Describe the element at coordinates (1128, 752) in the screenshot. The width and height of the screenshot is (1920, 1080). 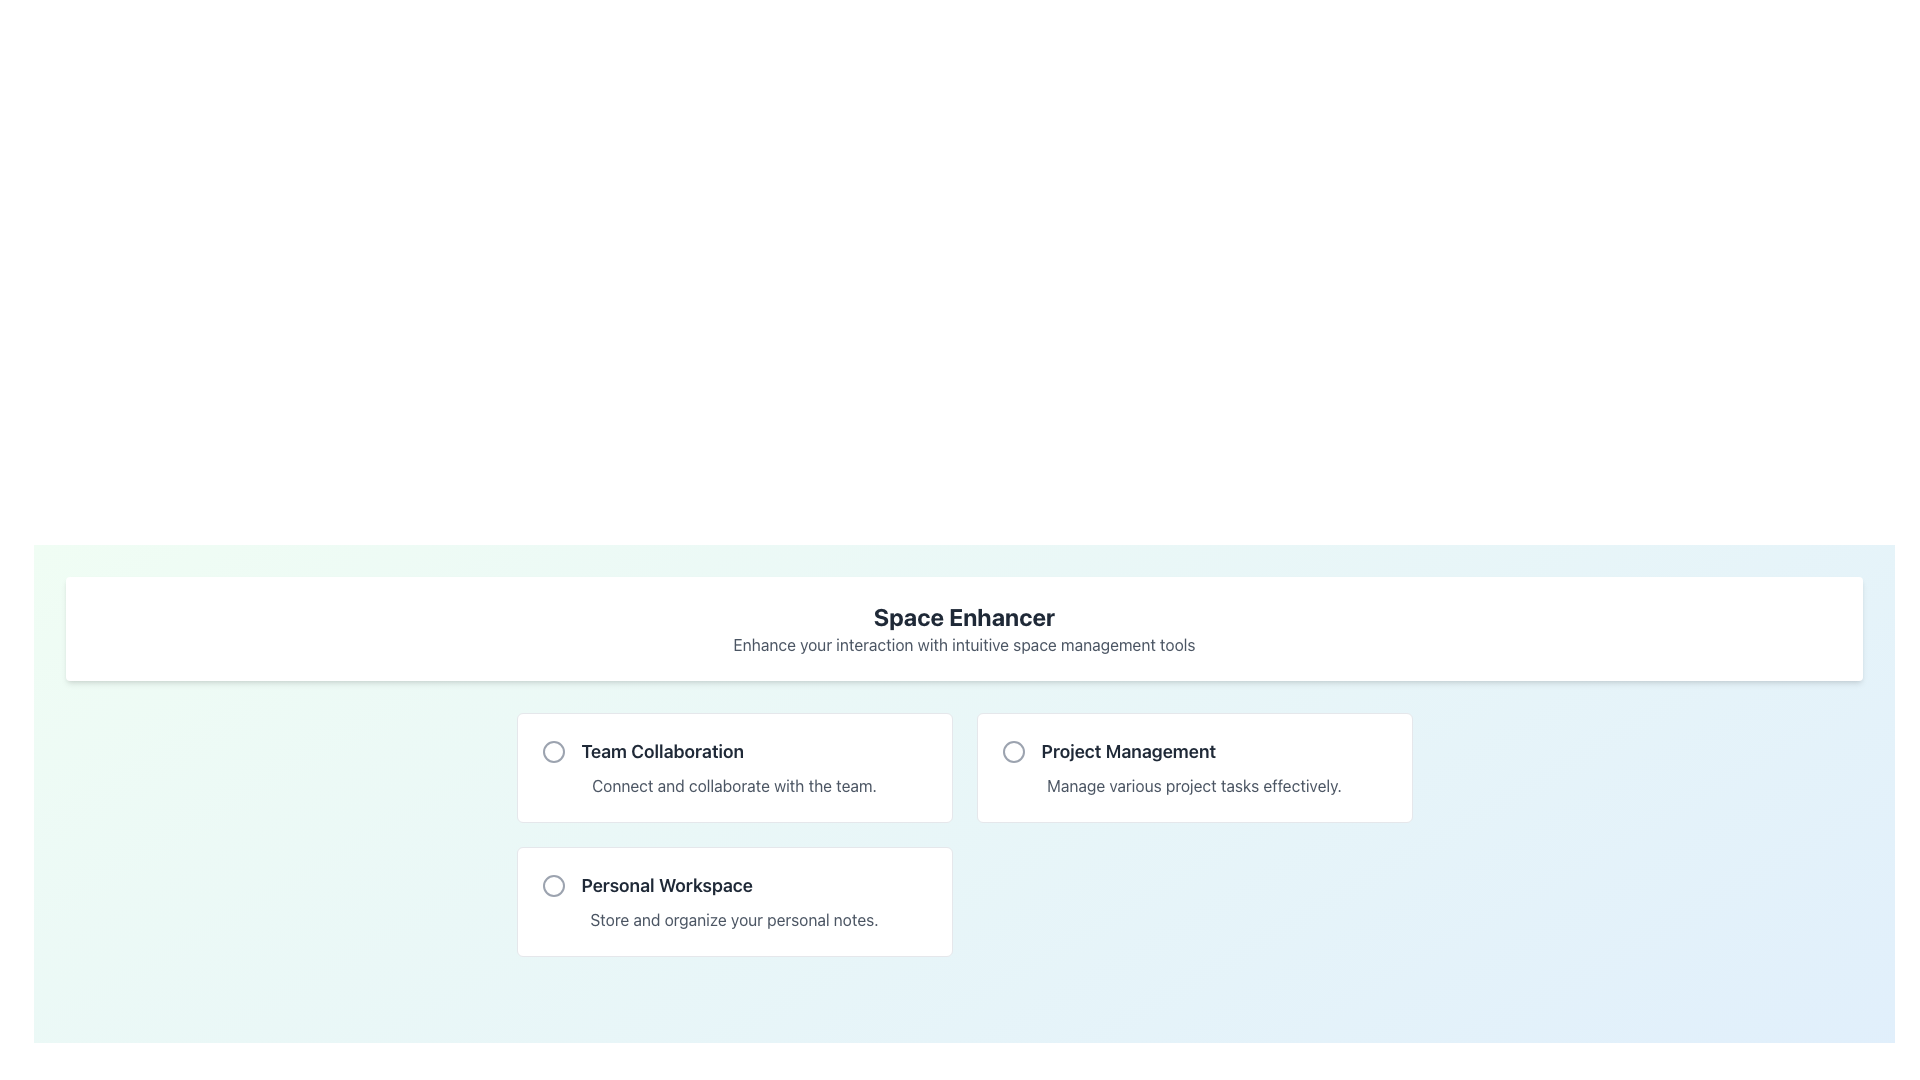
I see `text label displaying 'Project Management', which is bold and dark gray, located to the right of a circular radio button` at that location.